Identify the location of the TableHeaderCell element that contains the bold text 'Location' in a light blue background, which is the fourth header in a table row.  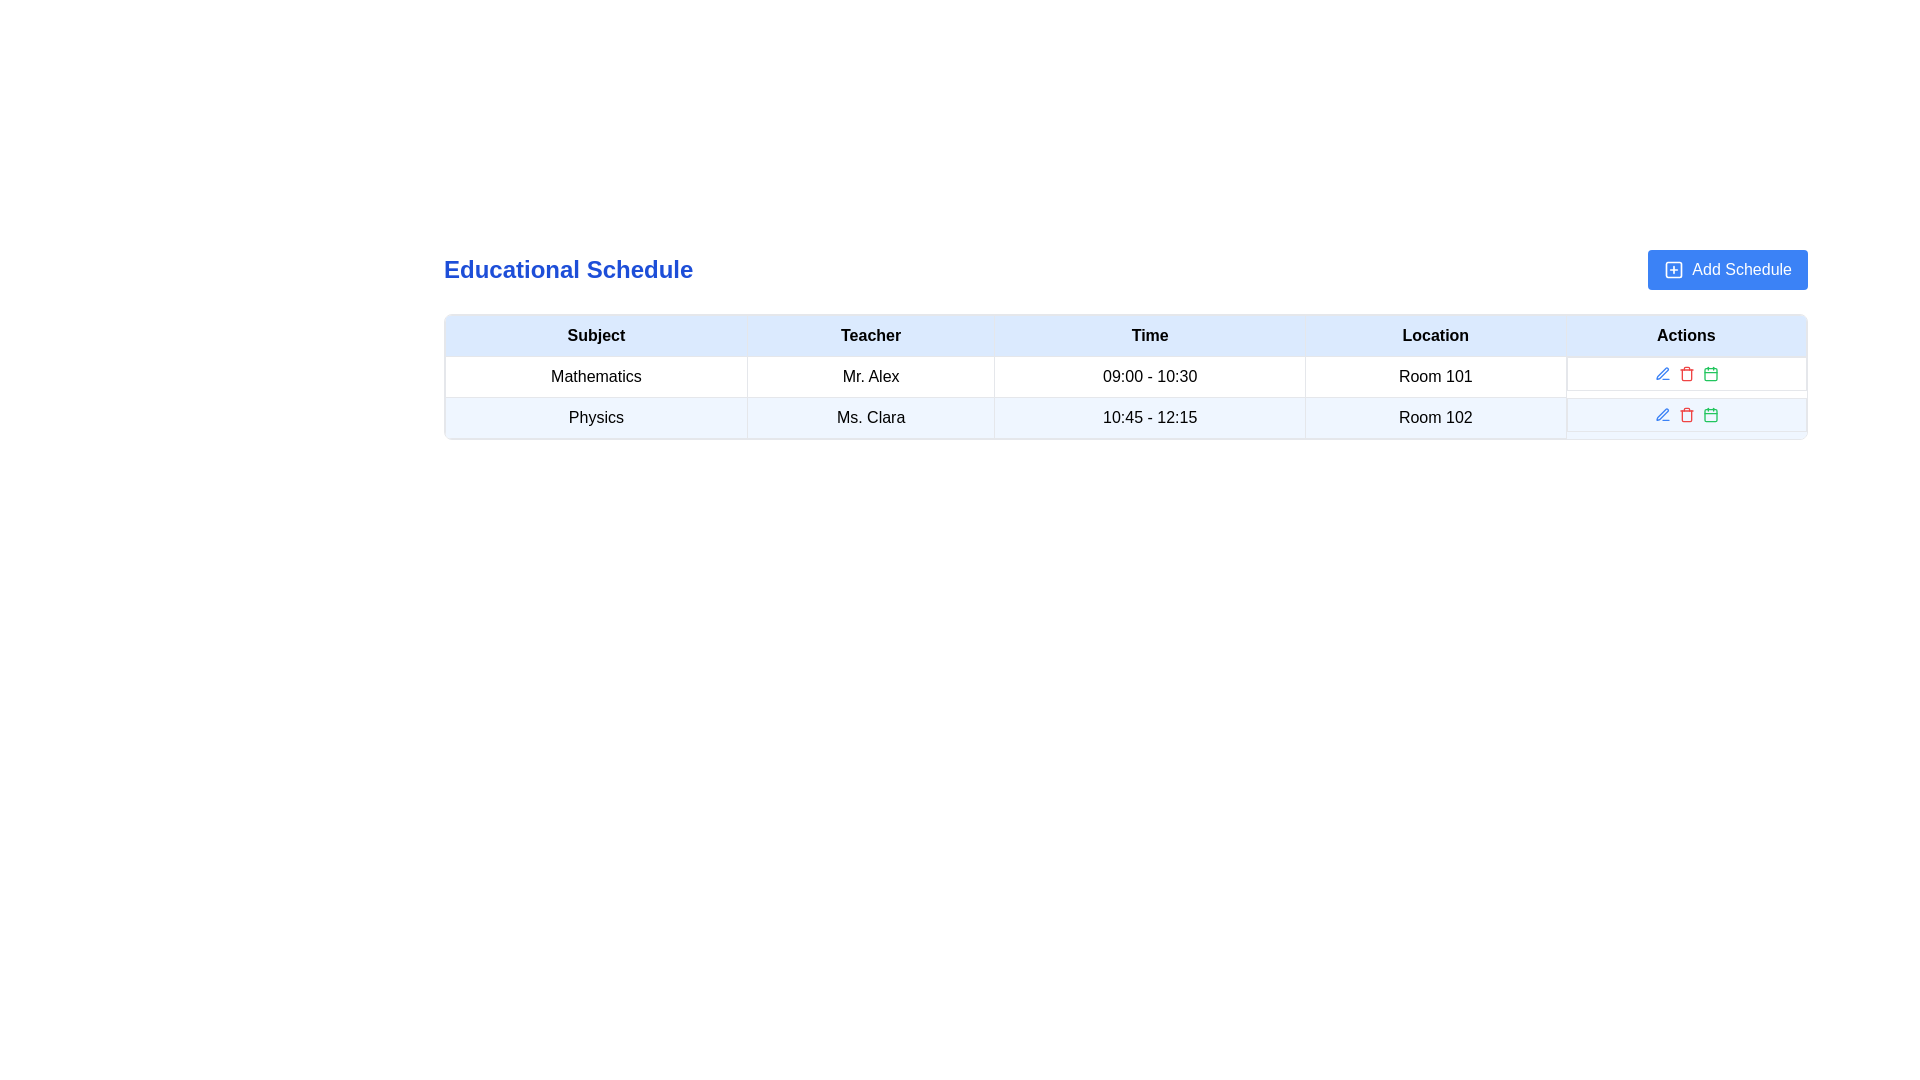
(1434, 334).